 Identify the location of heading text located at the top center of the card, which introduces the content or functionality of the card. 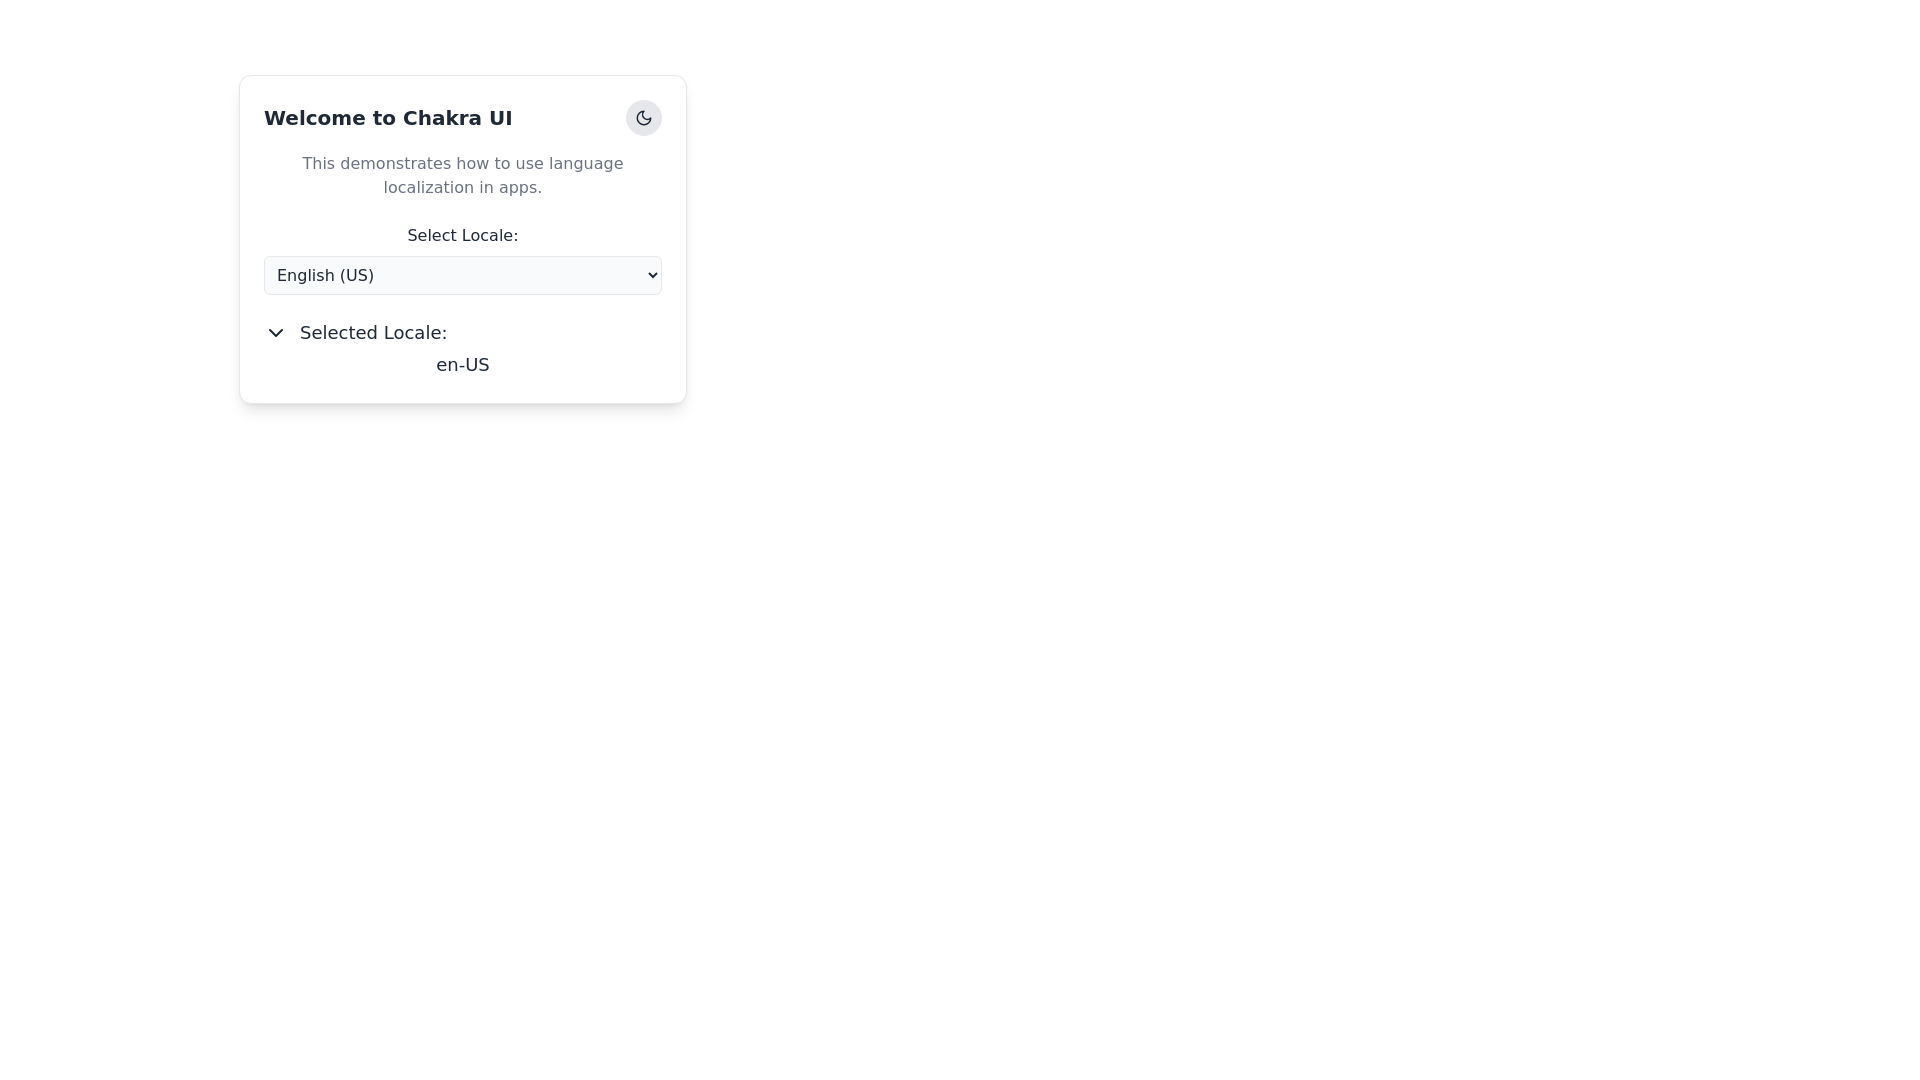
(461, 118).